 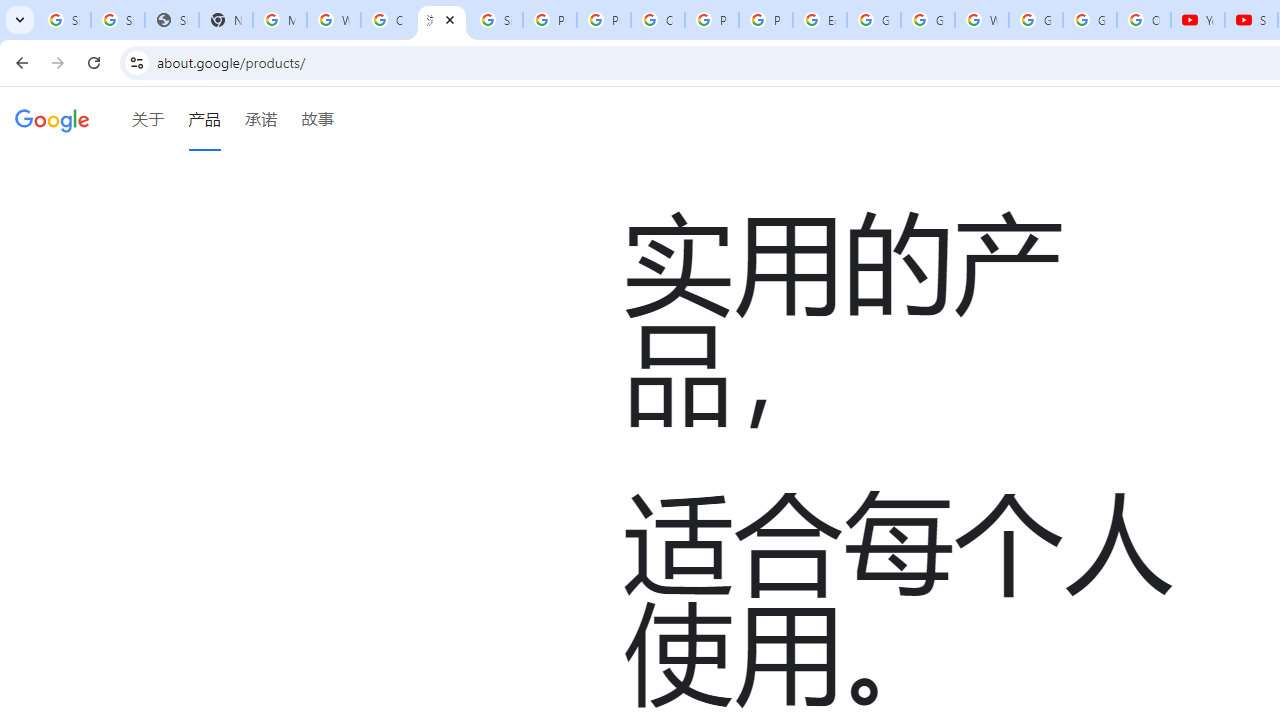 I want to click on 'Sign In - USA TODAY', so click(x=171, y=20).